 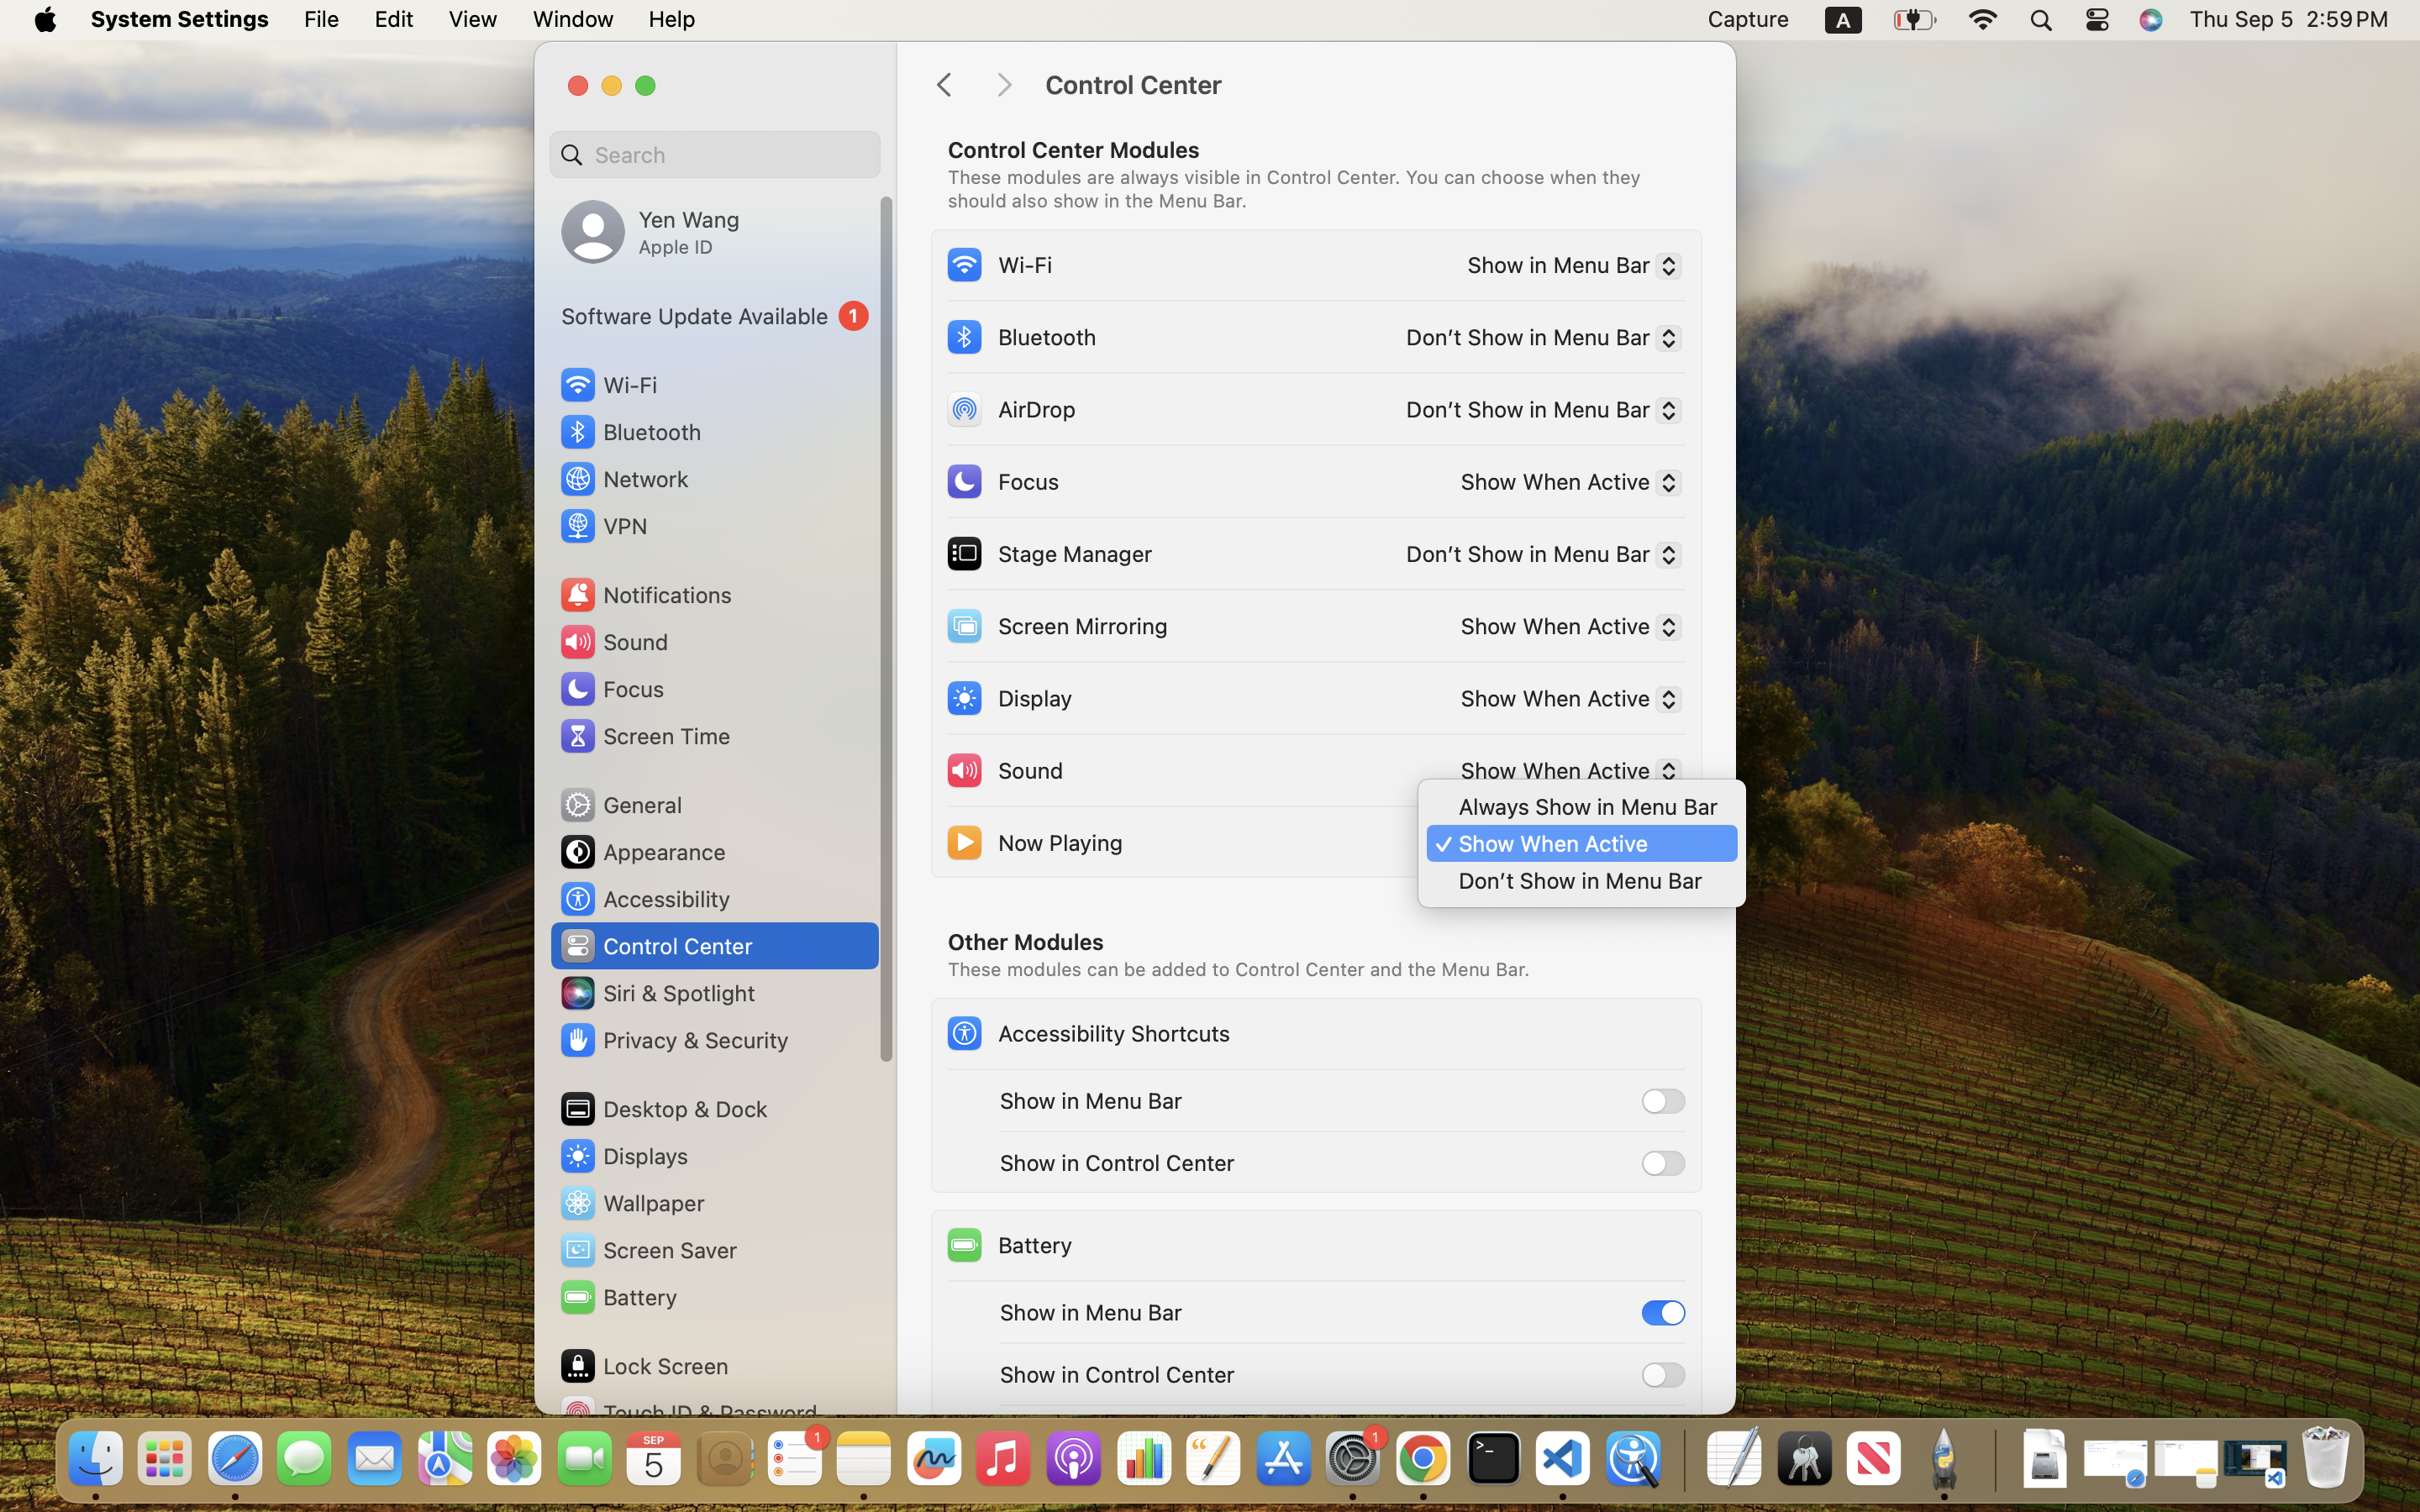 What do you see at coordinates (644, 735) in the screenshot?
I see `'Screen Time'` at bounding box center [644, 735].